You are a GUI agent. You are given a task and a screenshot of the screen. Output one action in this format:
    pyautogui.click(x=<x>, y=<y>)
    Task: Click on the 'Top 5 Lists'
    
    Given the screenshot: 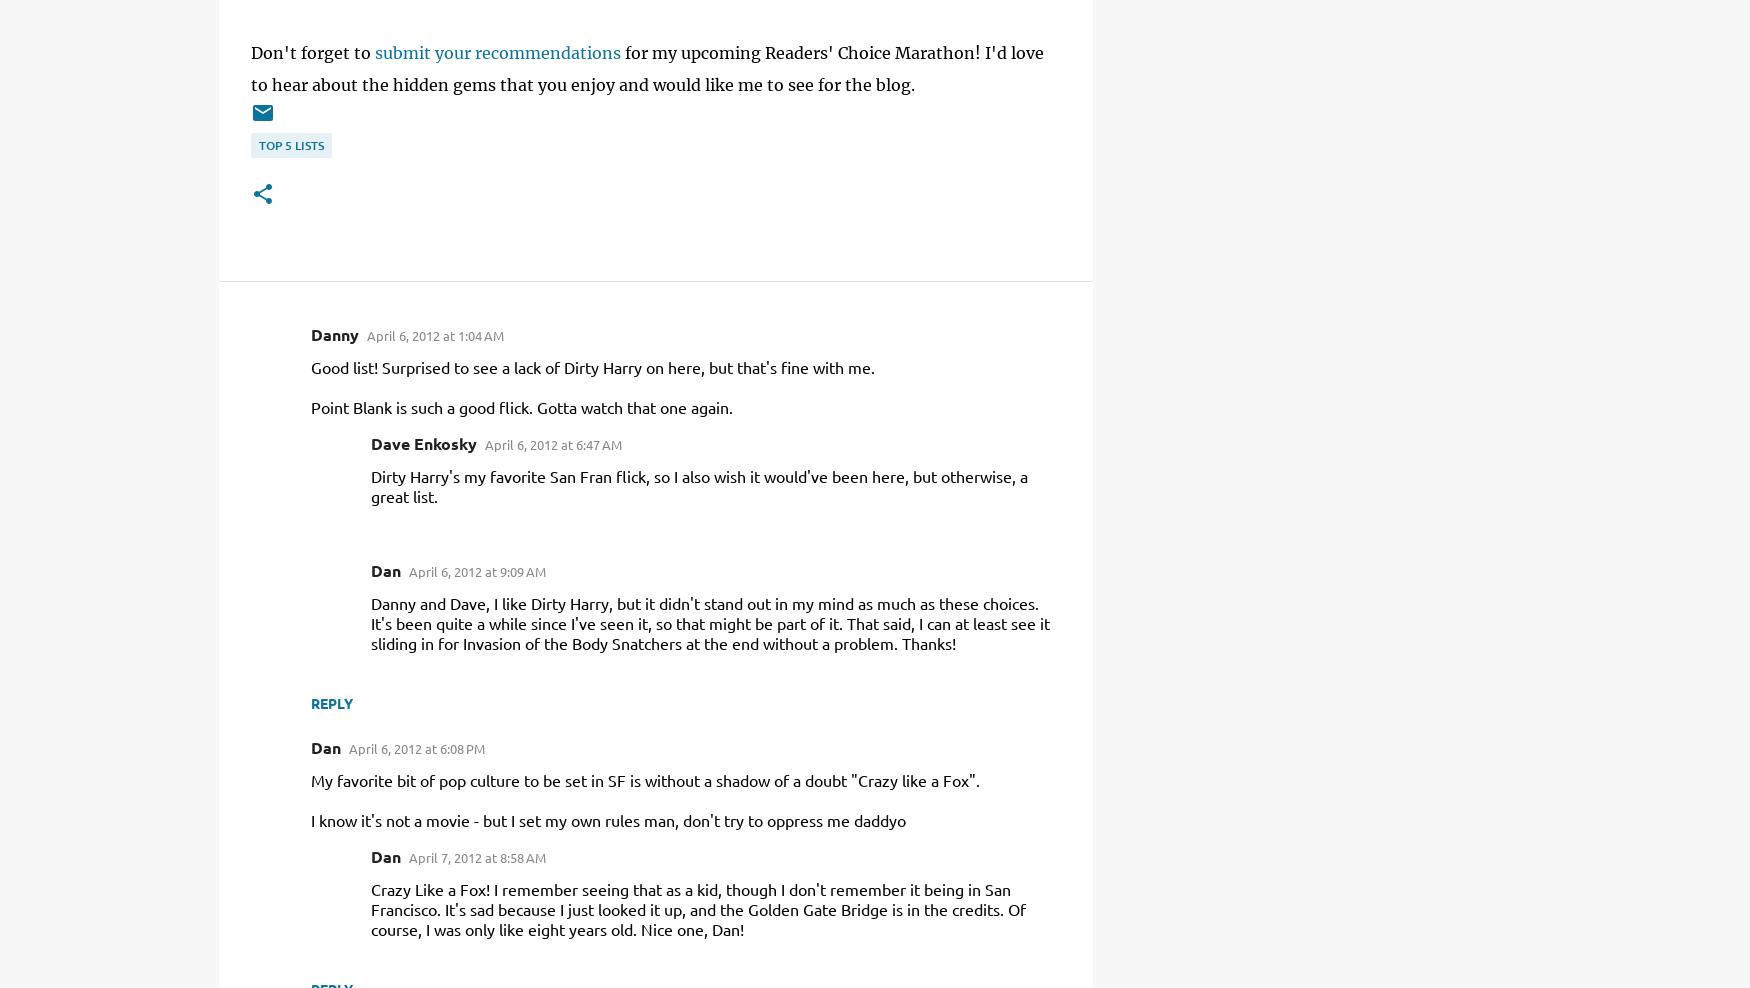 What is the action you would take?
    pyautogui.click(x=290, y=144)
    